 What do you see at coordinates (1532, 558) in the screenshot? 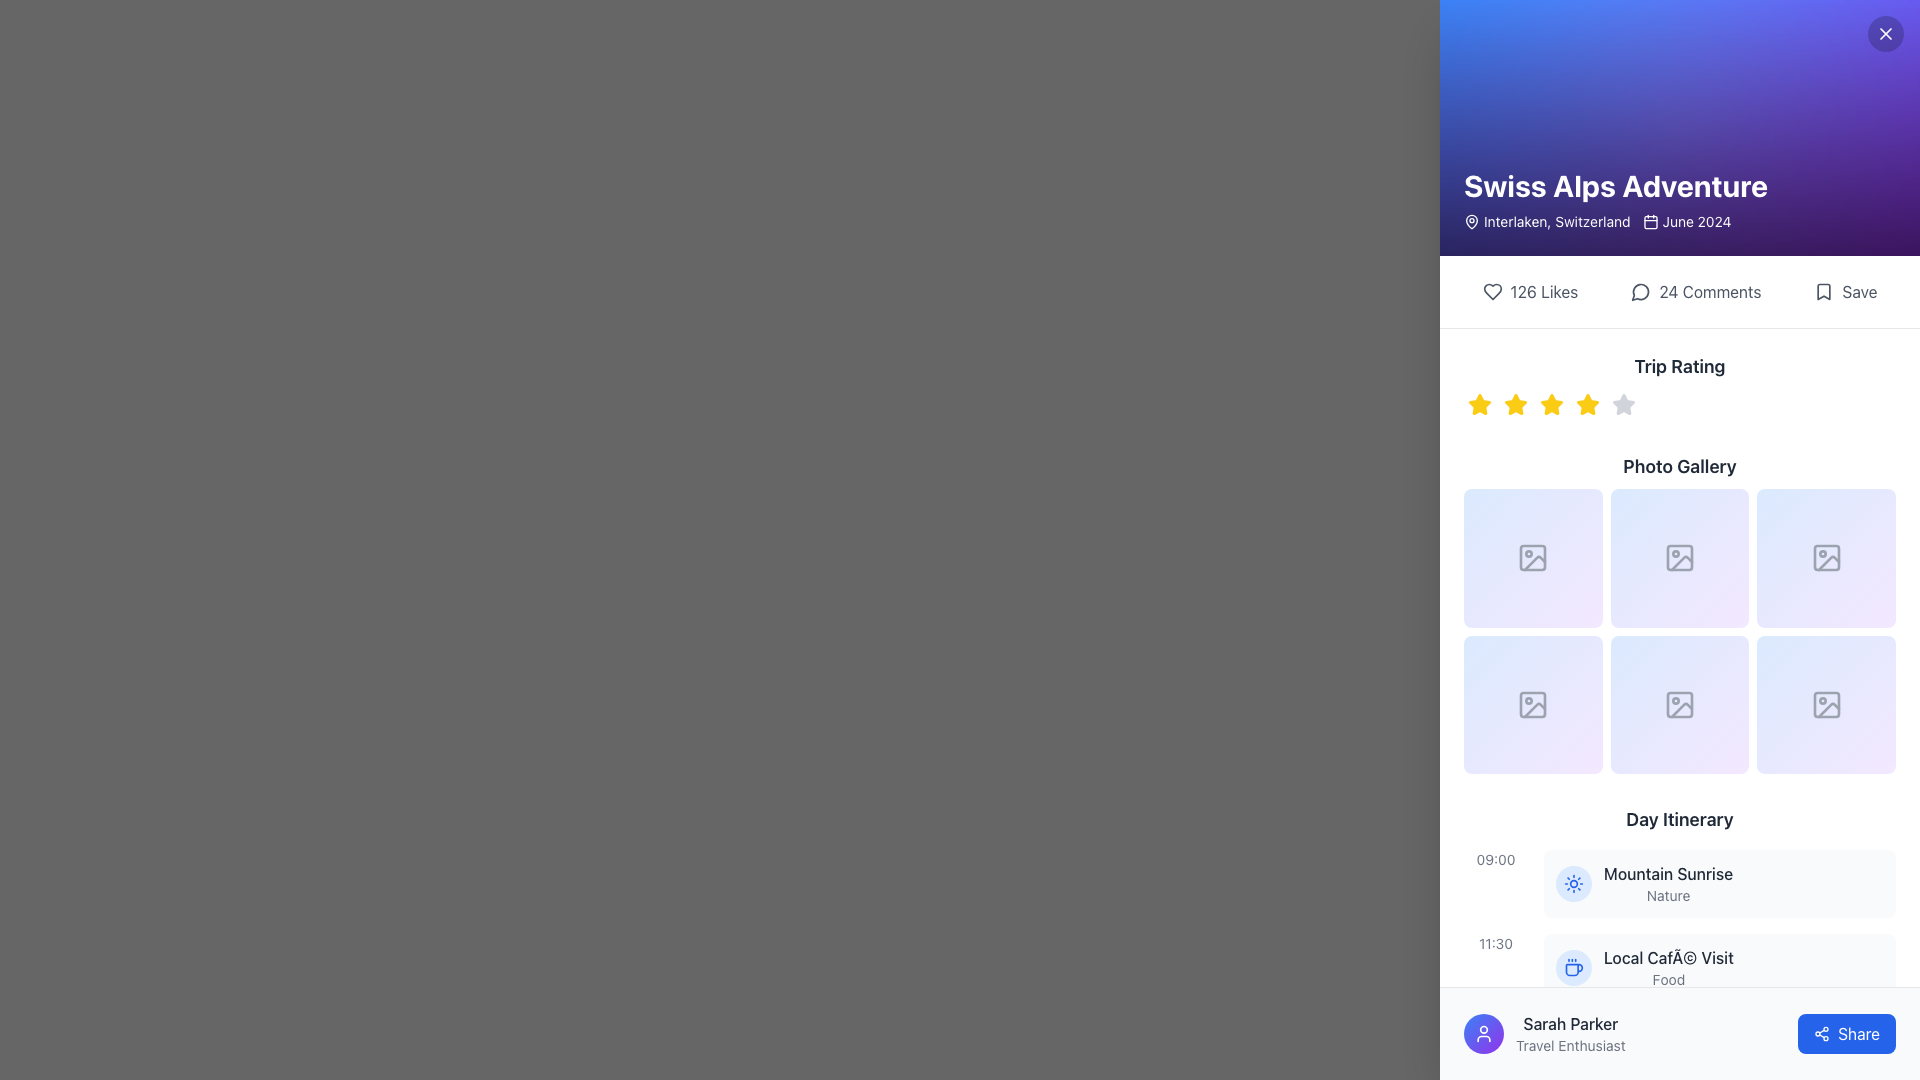
I see `the first image placeholder in the photo gallery, located under the 'Photo Gallery' header` at bounding box center [1532, 558].